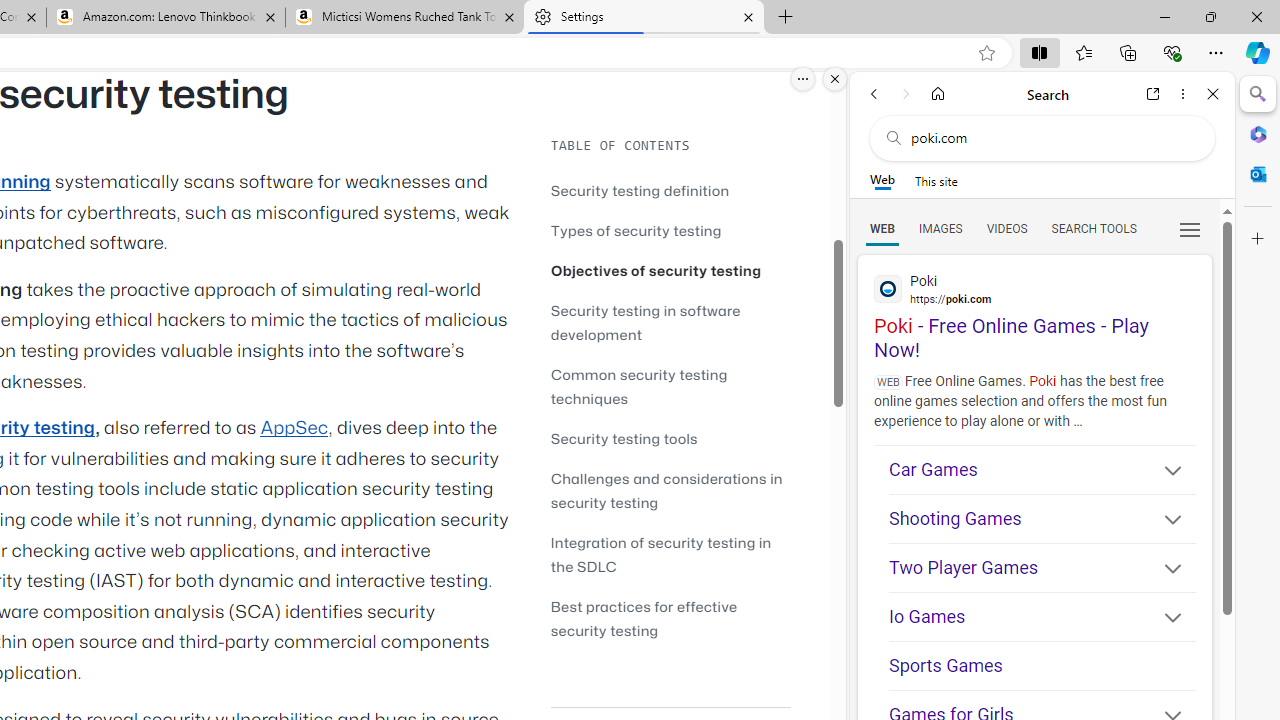  I want to click on 'Car Games', so click(1041, 470).